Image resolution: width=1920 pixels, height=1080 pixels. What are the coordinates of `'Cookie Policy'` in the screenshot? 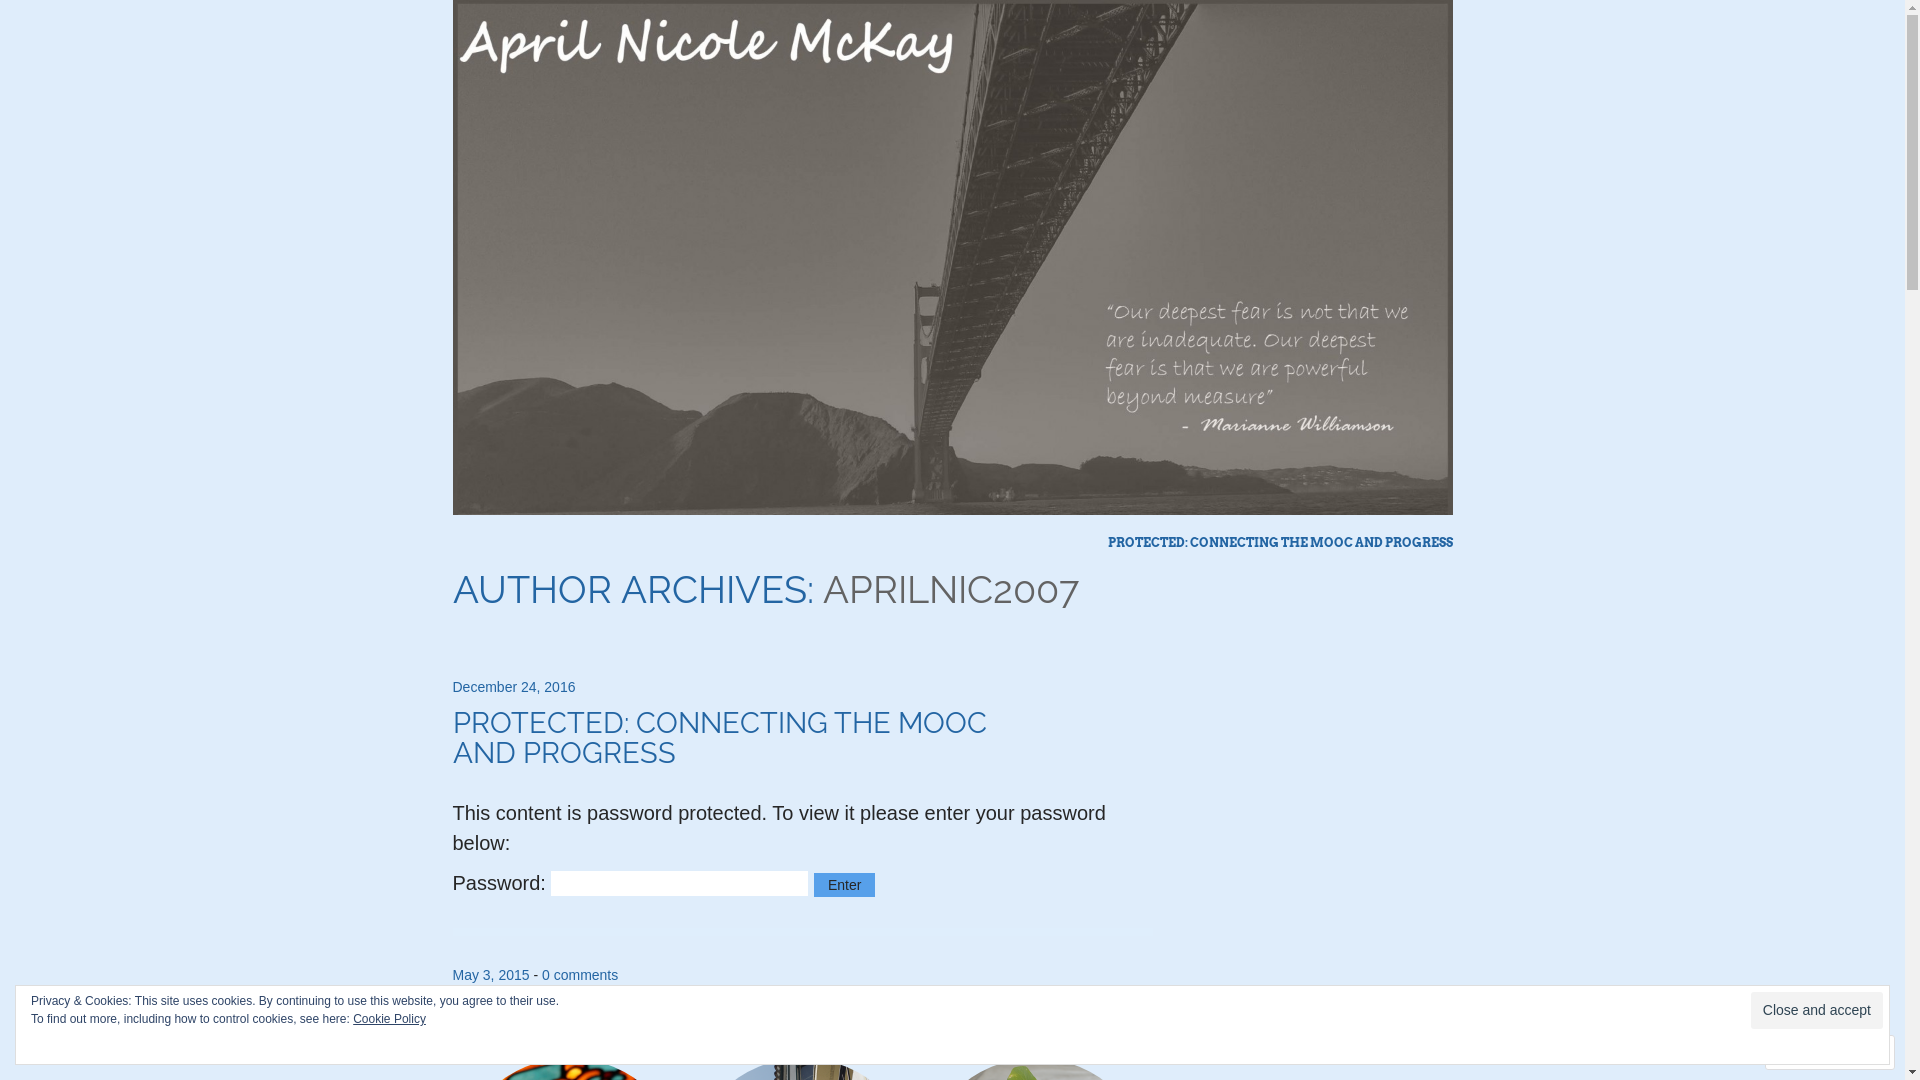 It's located at (389, 1018).